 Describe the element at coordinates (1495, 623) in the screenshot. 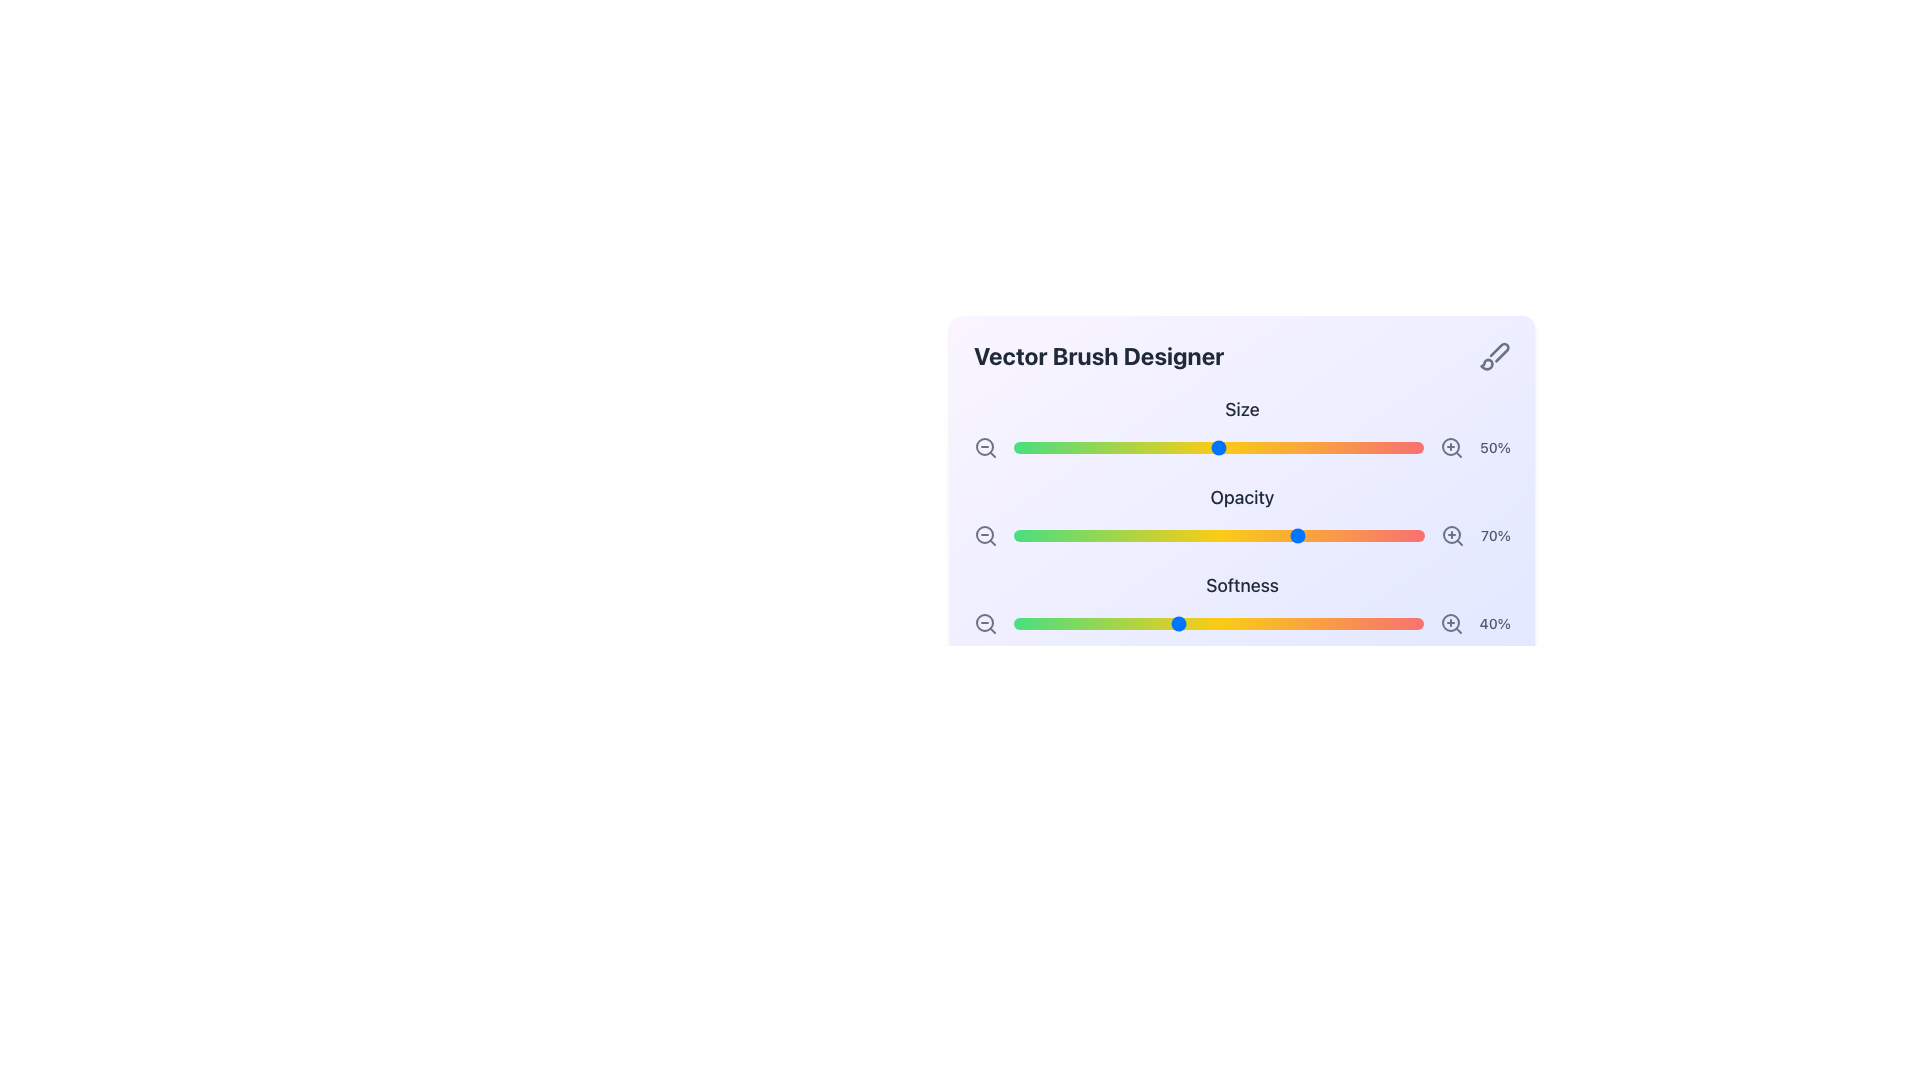

I see `value displayed in the Text Indicator which shows '40%' to the right of the horizontal progress bar for 'Softness'` at that location.